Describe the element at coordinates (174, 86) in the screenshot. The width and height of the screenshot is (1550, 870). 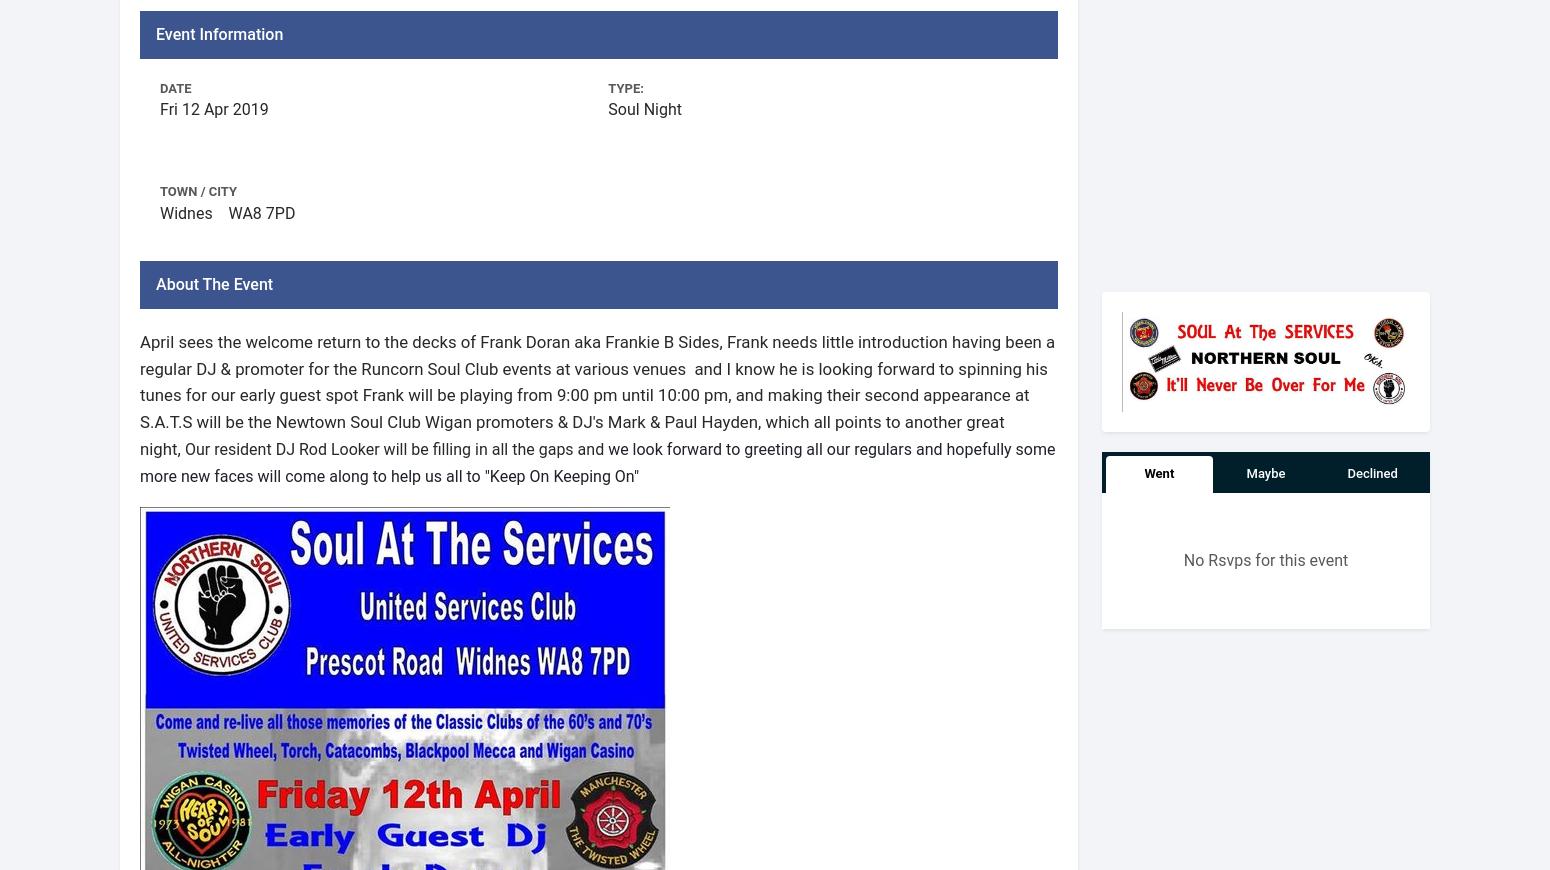
I see `'Date'` at that location.